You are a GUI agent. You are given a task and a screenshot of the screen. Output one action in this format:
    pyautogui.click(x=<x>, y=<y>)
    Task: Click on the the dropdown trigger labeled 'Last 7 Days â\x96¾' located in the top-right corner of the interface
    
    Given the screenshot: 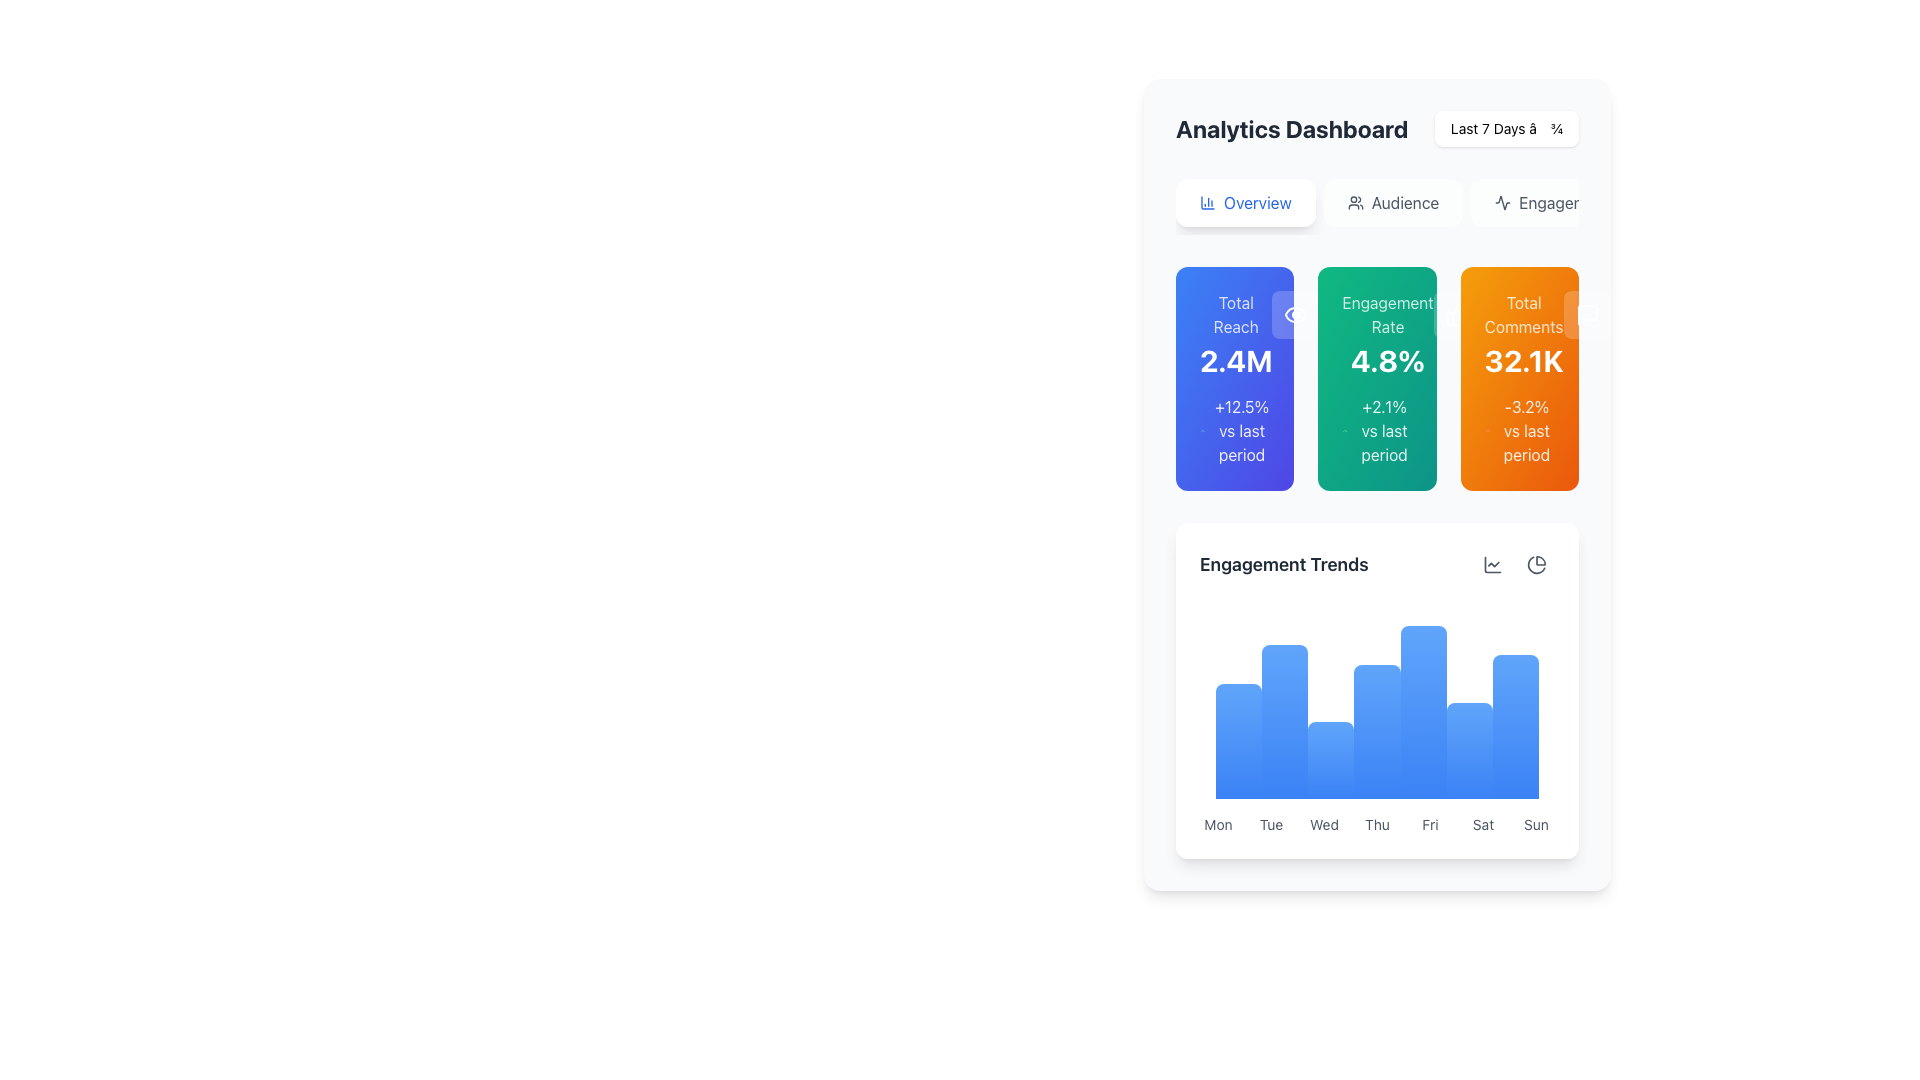 What is the action you would take?
    pyautogui.click(x=1507, y=128)
    